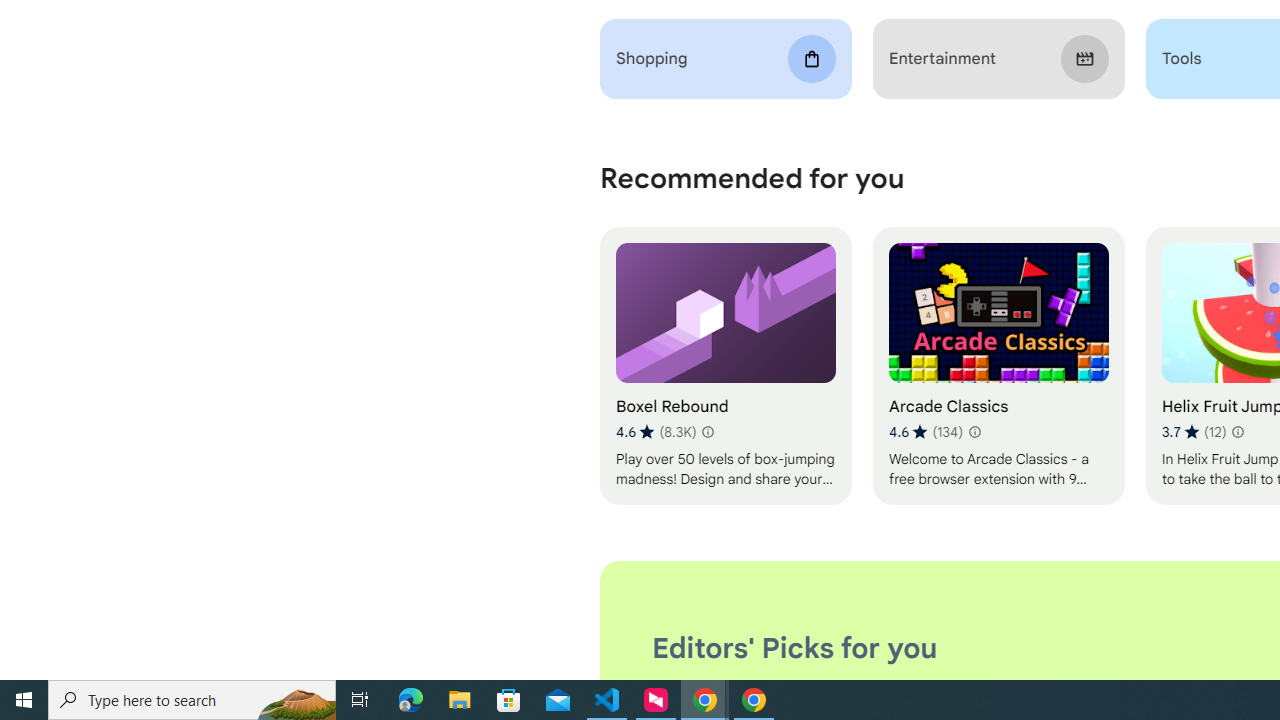 The image size is (1280, 720). What do you see at coordinates (724, 366) in the screenshot?
I see `'Boxel Rebound'` at bounding box center [724, 366].